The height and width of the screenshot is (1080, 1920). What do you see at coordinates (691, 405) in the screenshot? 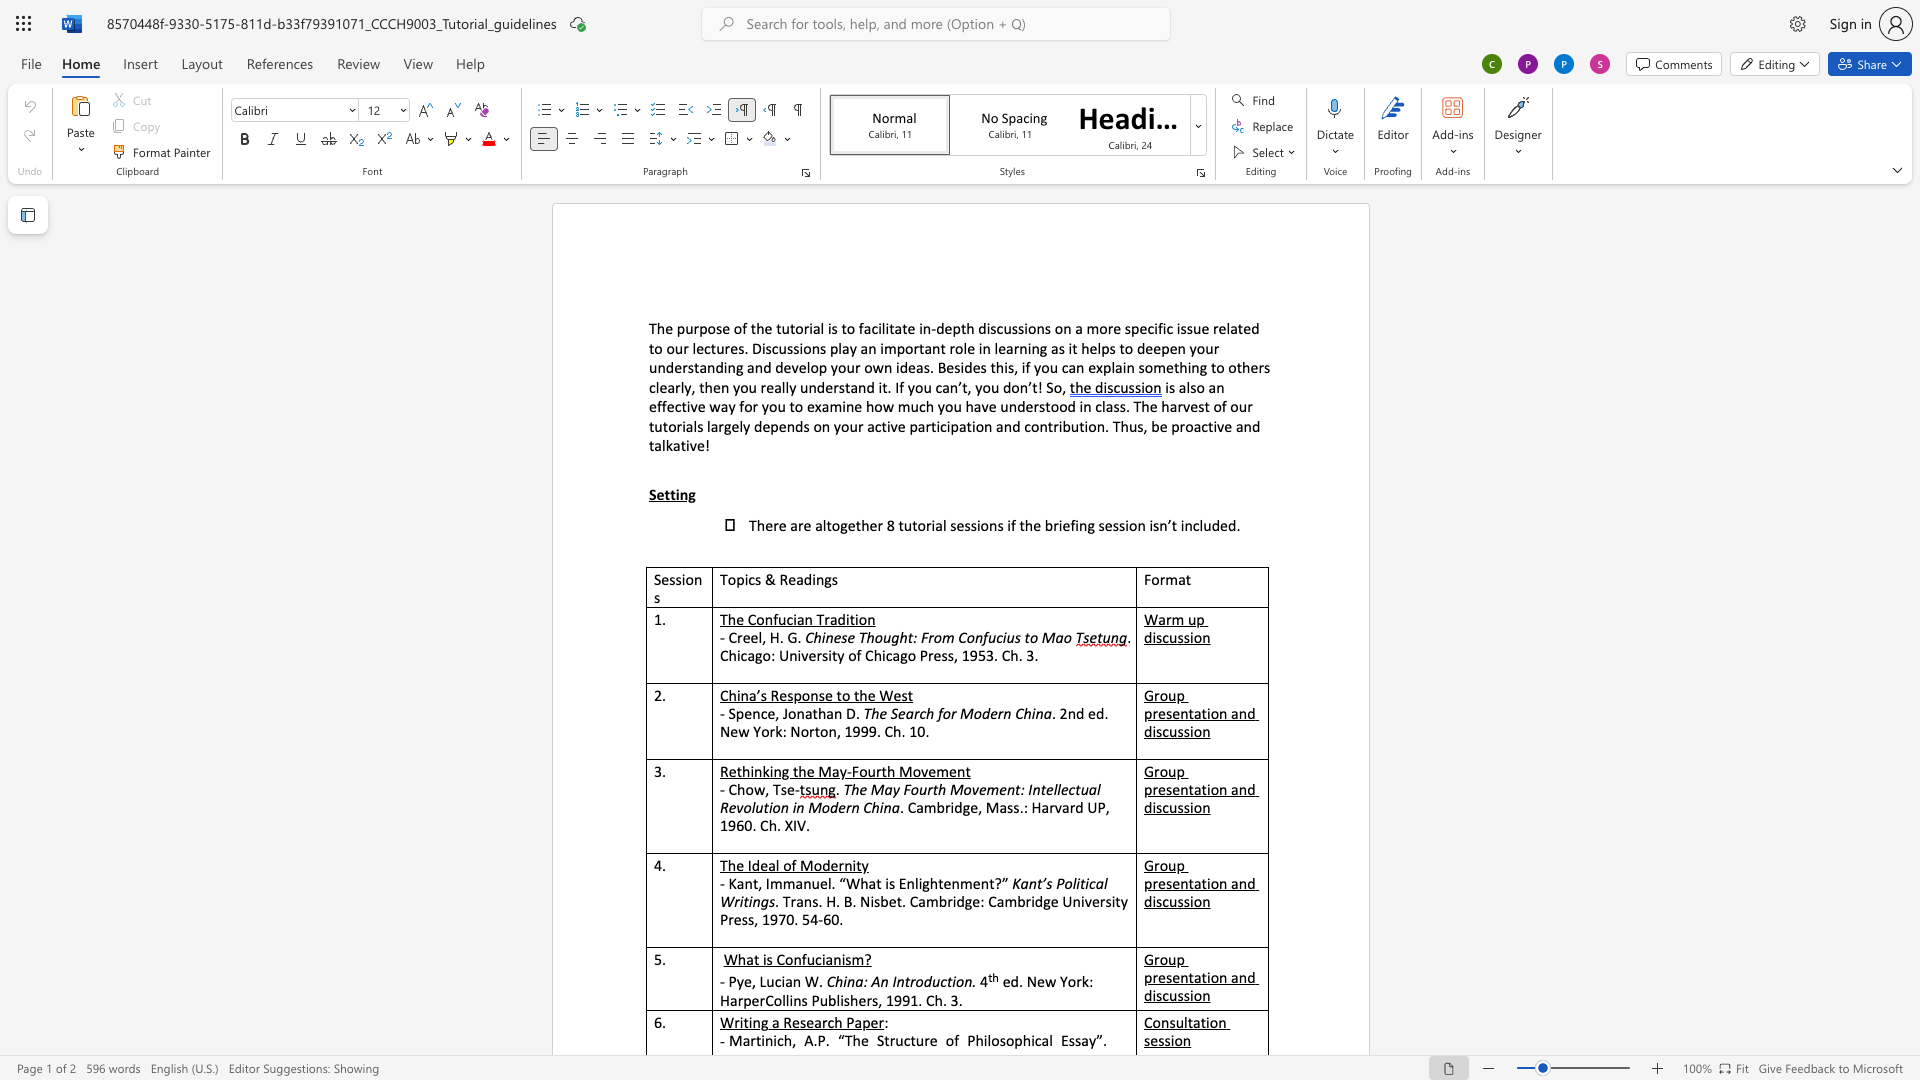
I see `the space between the continuous character "i" and "v" in the text` at bounding box center [691, 405].